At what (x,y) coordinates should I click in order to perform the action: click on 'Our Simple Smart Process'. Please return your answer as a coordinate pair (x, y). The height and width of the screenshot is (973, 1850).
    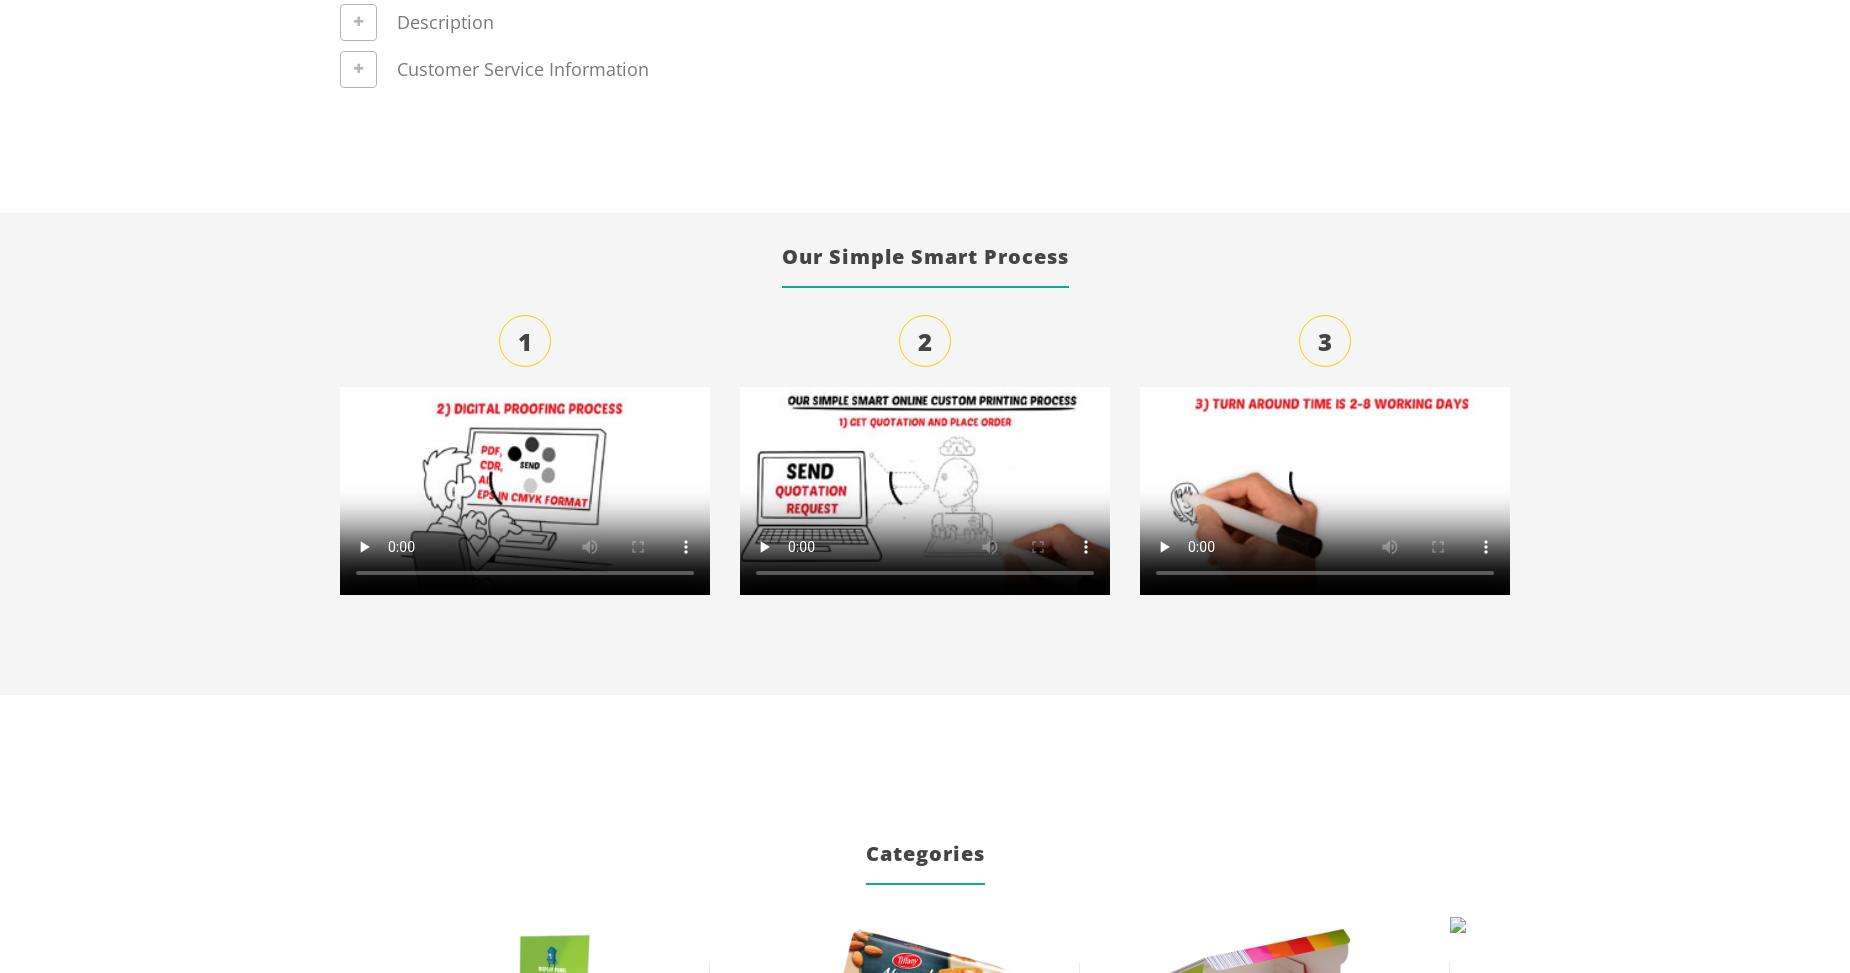
    Looking at the image, I should click on (781, 254).